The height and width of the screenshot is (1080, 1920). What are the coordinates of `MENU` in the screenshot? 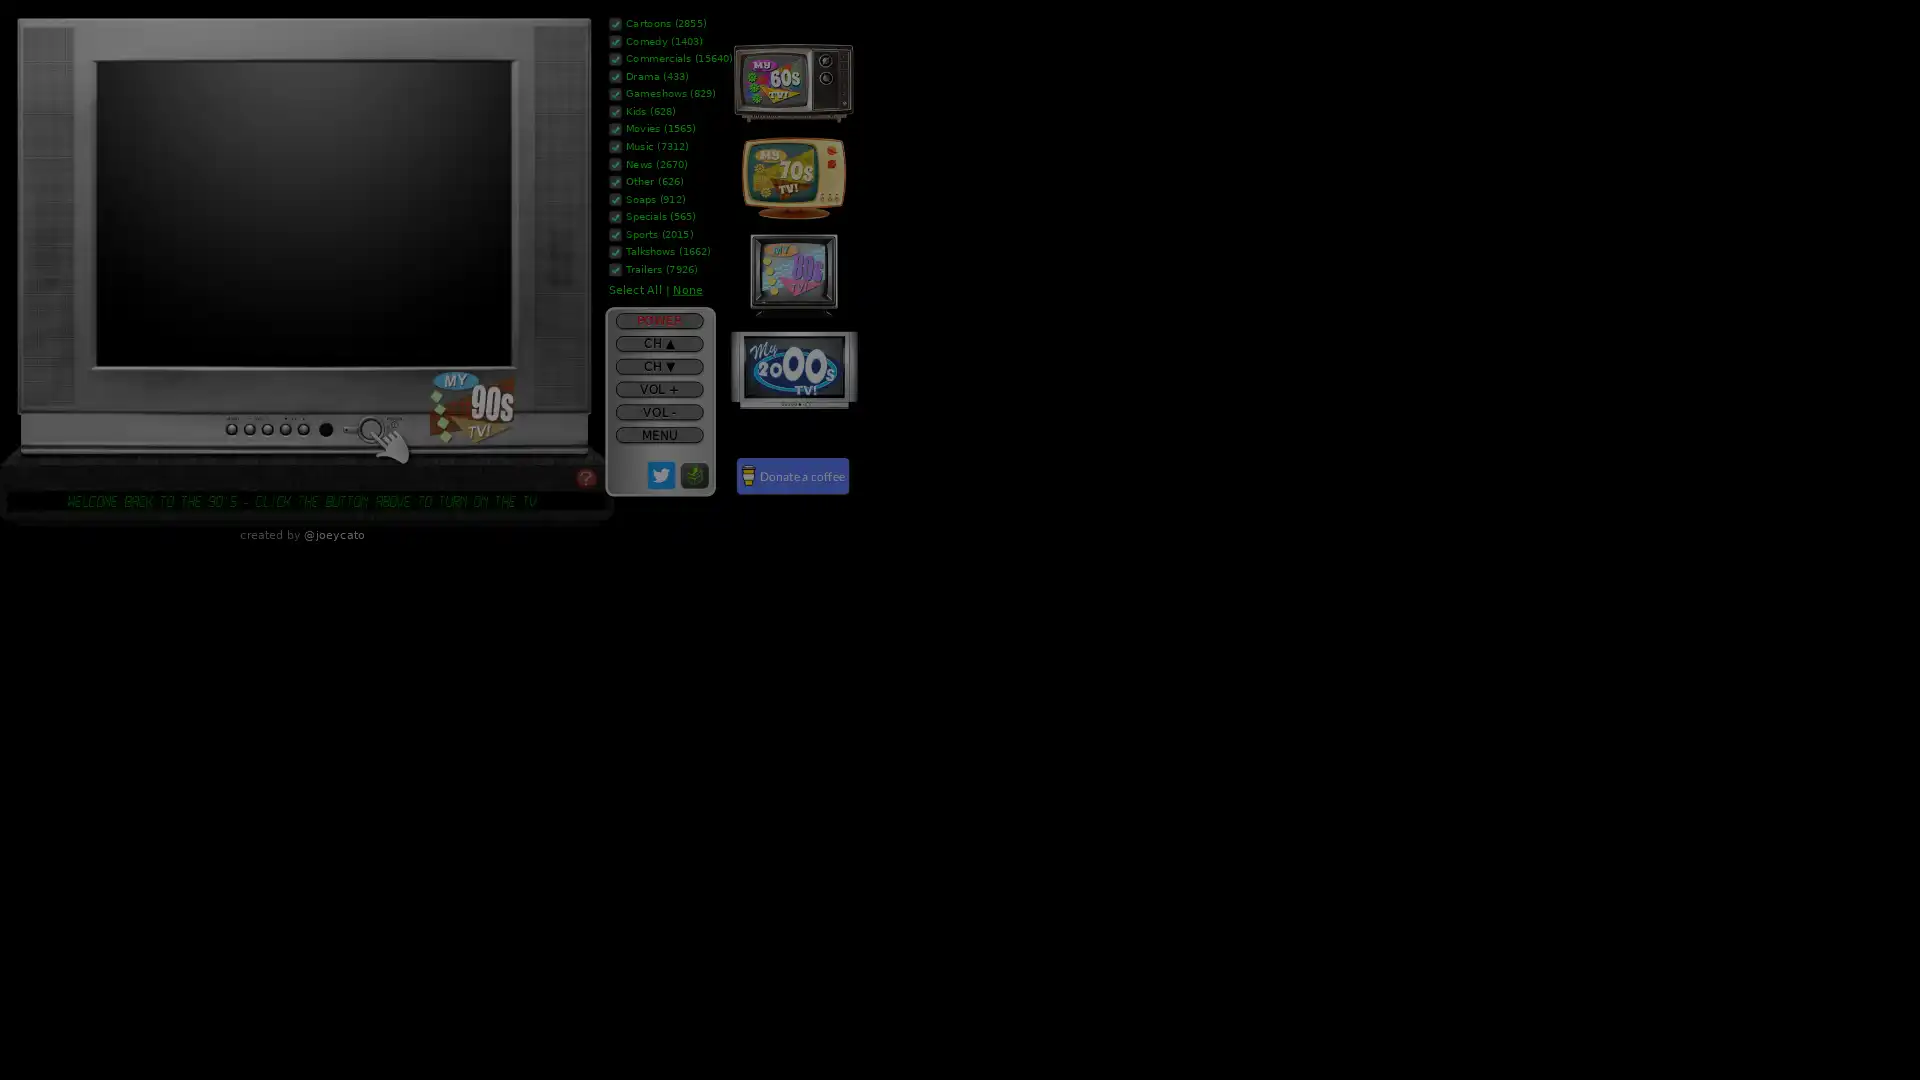 It's located at (658, 434).